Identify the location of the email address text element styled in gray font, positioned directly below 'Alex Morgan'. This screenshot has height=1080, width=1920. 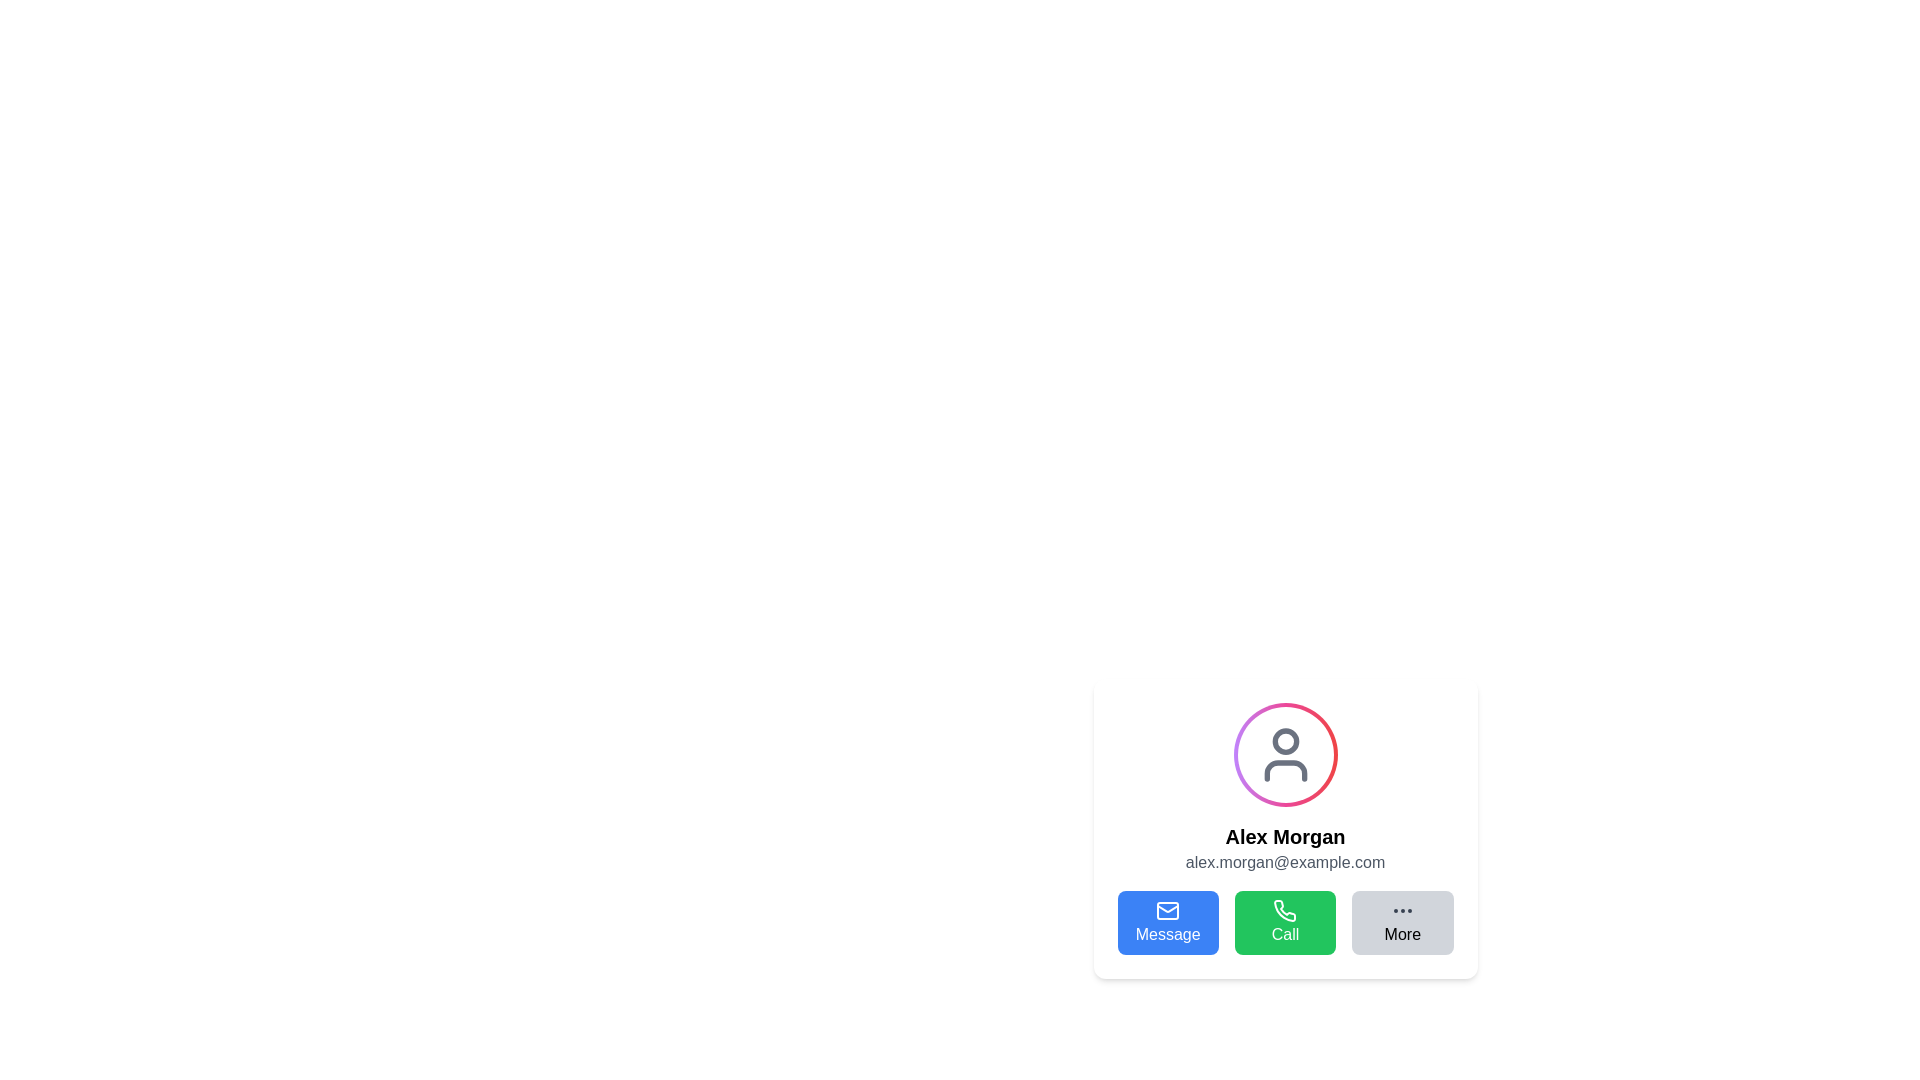
(1285, 862).